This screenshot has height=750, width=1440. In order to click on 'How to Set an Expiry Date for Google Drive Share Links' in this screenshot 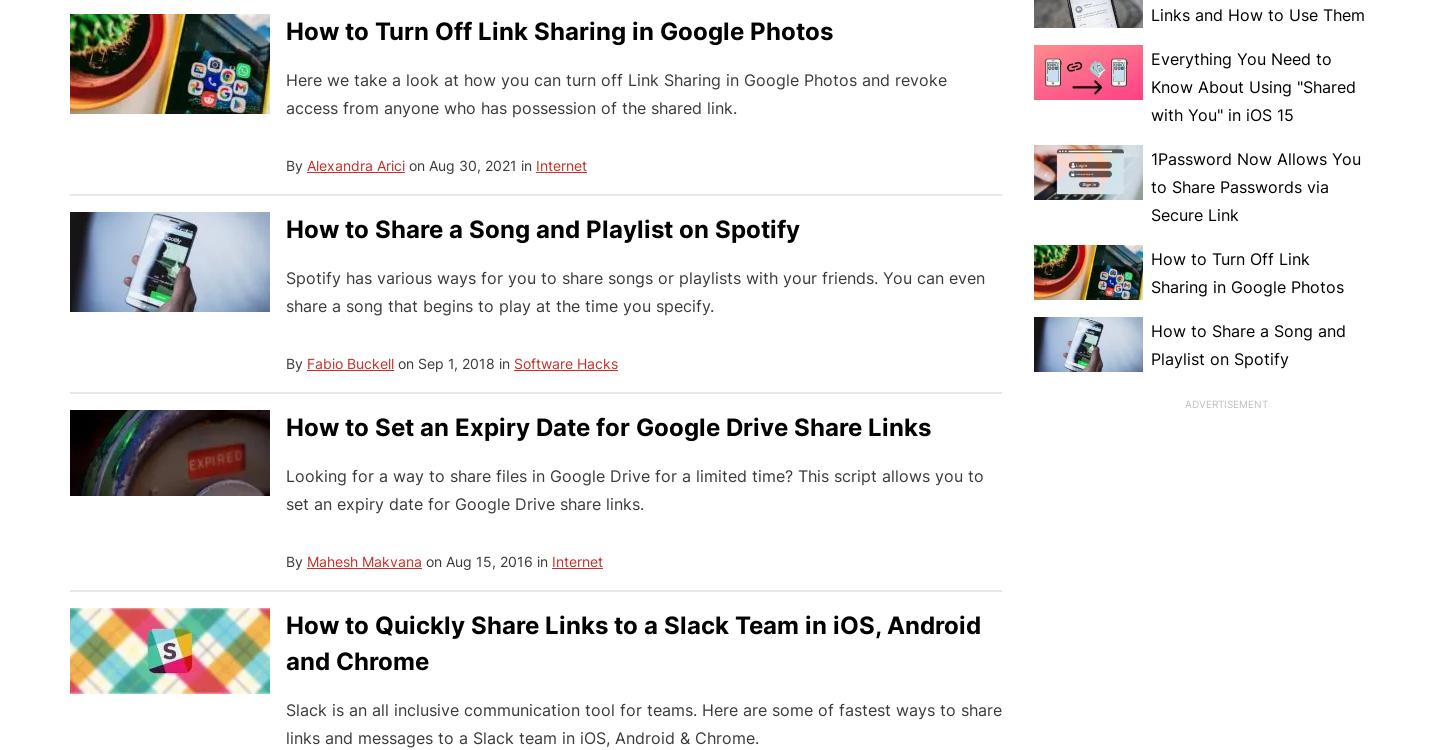, I will do `click(607, 427)`.